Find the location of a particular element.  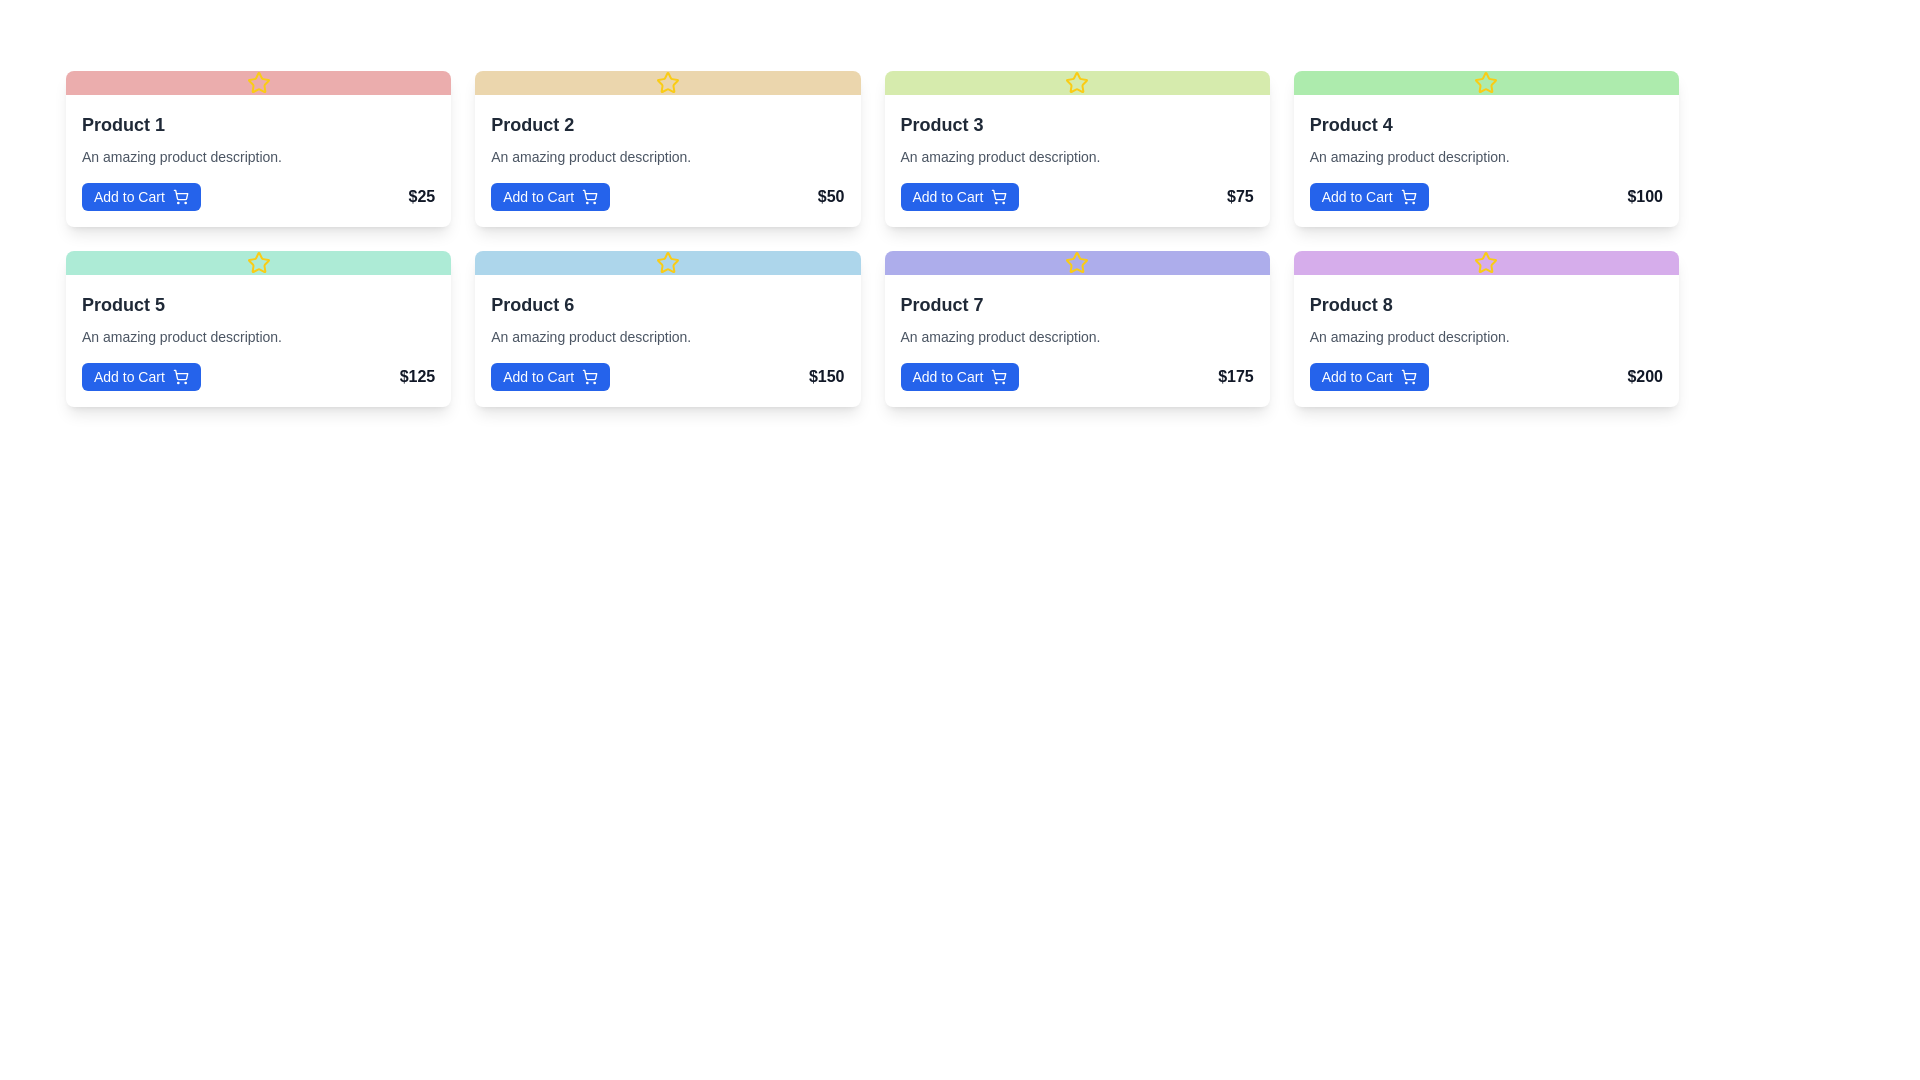

the yellow star icon indicating 'Product 2' located in the header section above the product's descriptive text and price is located at coordinates (667, 81).